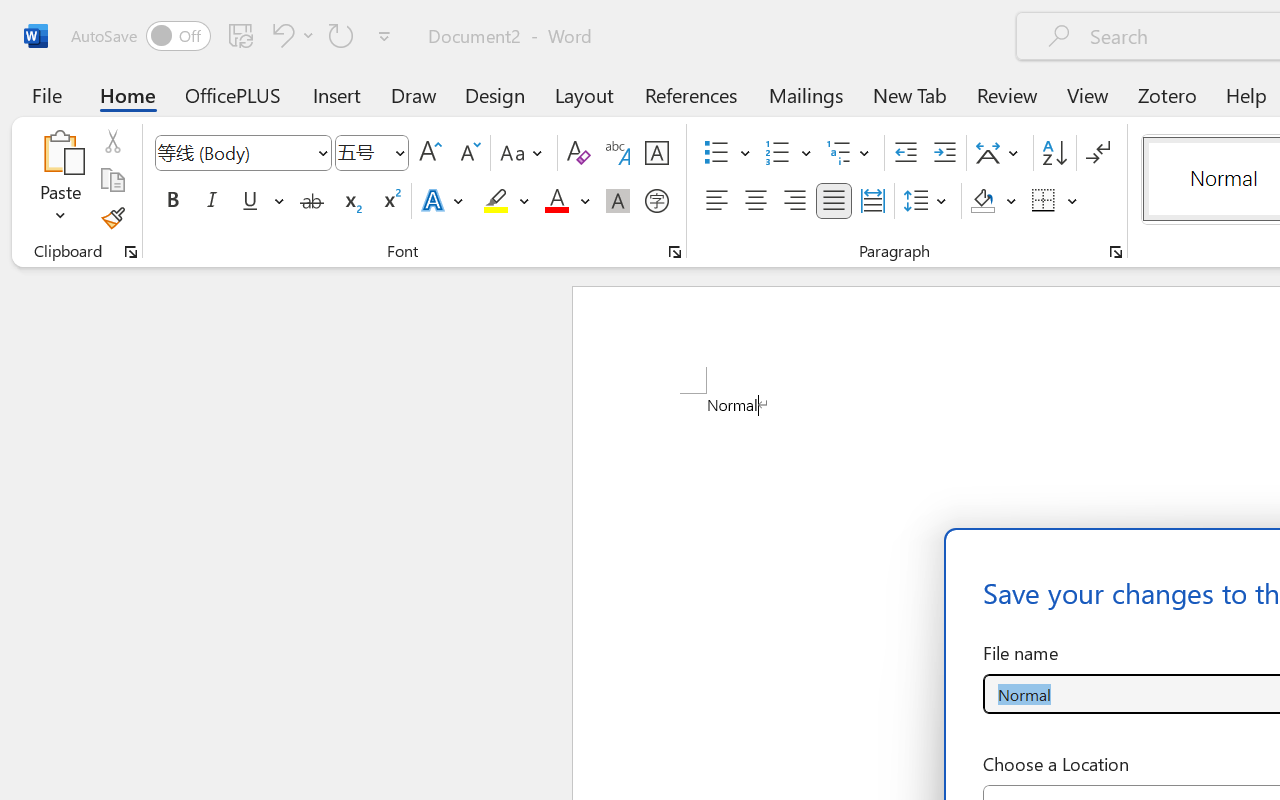 The width and height of the screenshot is (1280, 800). I want to click on 'Borders', so click(1043, 201).